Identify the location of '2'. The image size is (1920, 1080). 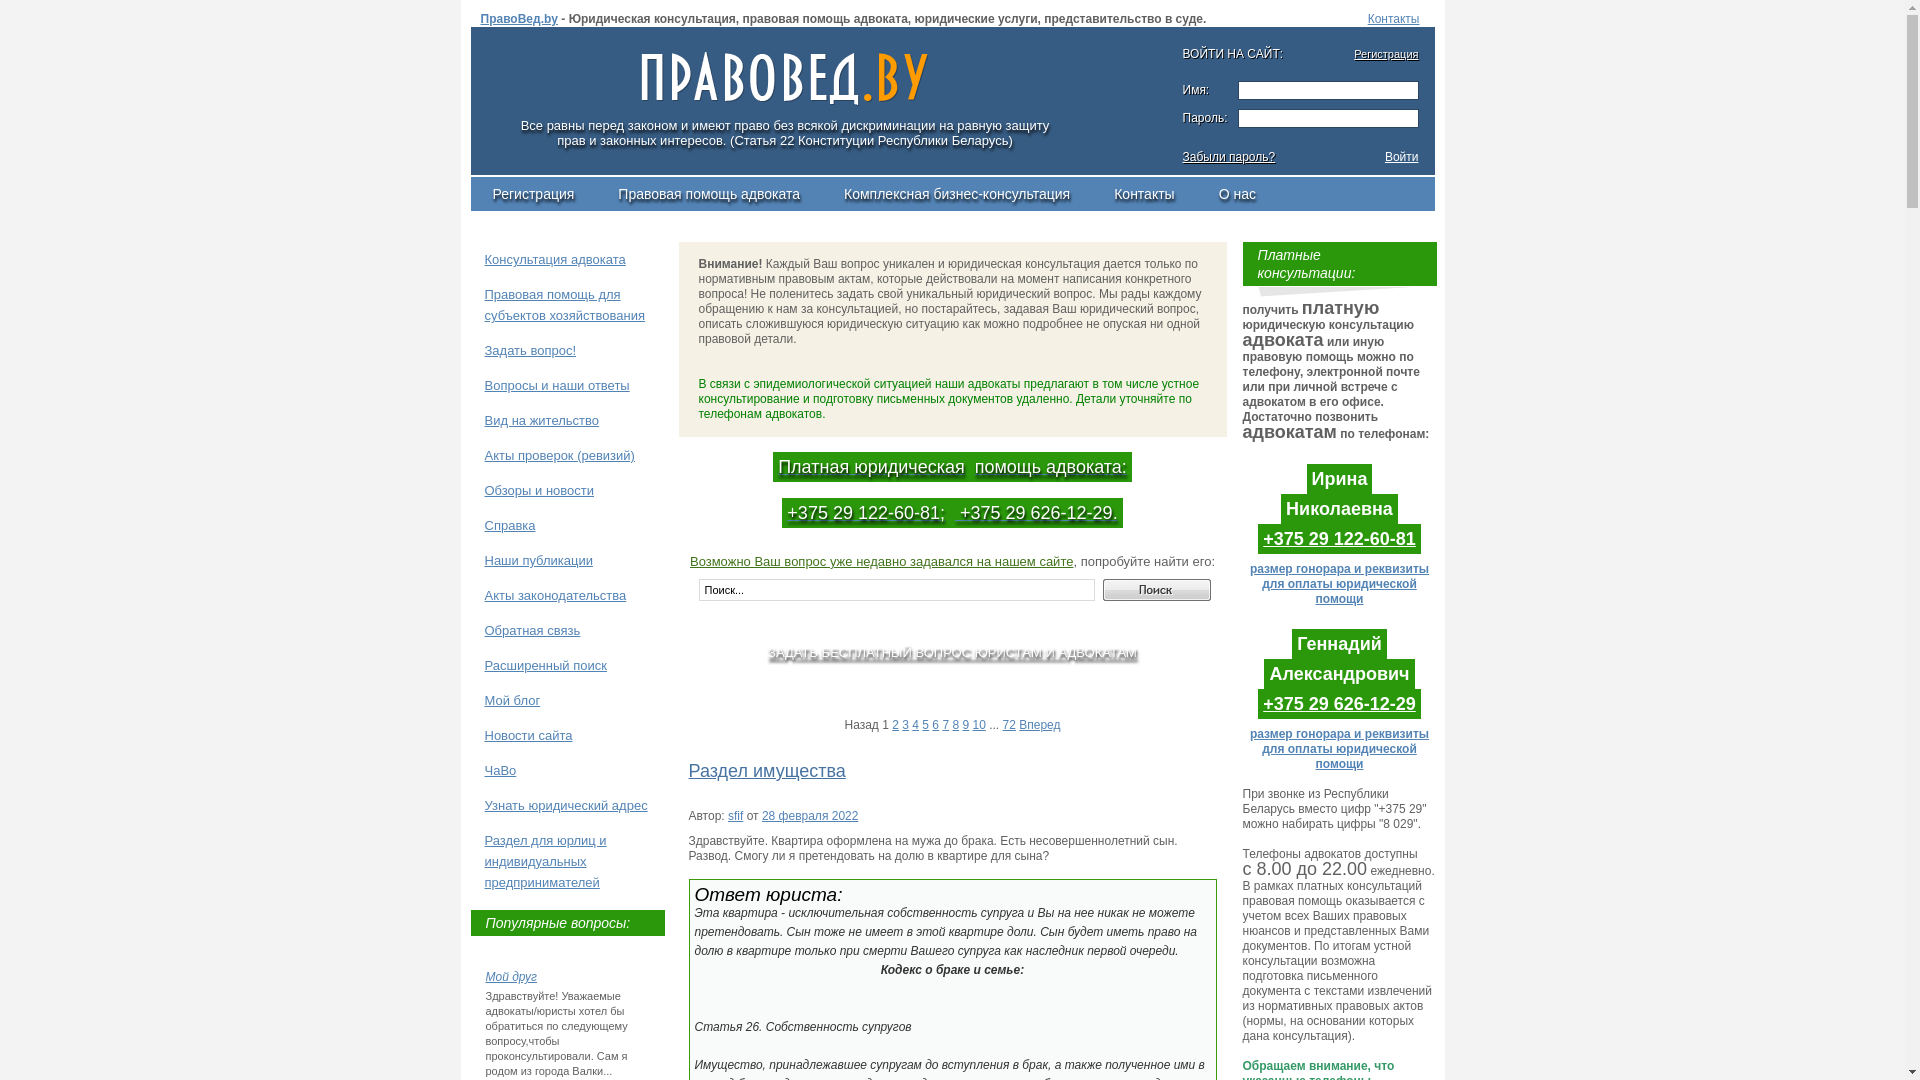
(894, 725).